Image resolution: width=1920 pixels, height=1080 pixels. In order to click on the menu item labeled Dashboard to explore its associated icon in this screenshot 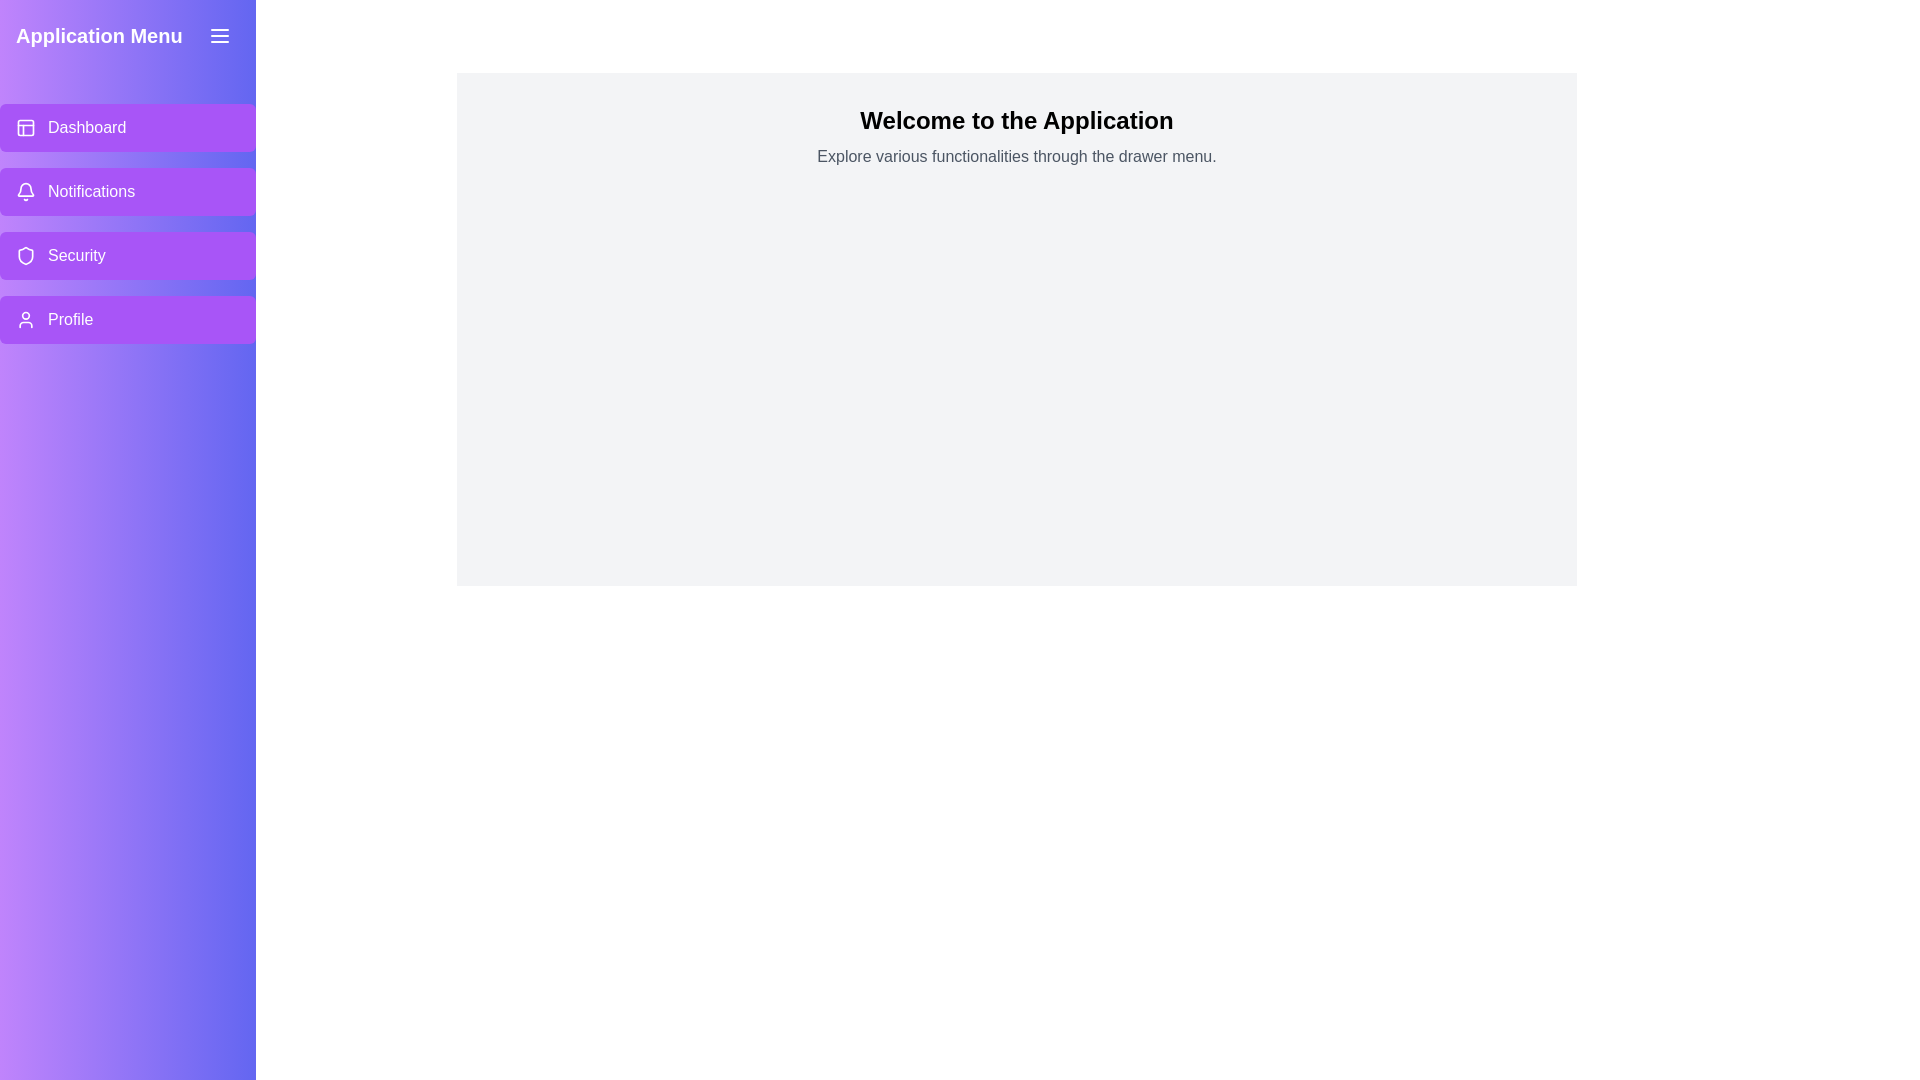, I will do `click(25, 127)`.